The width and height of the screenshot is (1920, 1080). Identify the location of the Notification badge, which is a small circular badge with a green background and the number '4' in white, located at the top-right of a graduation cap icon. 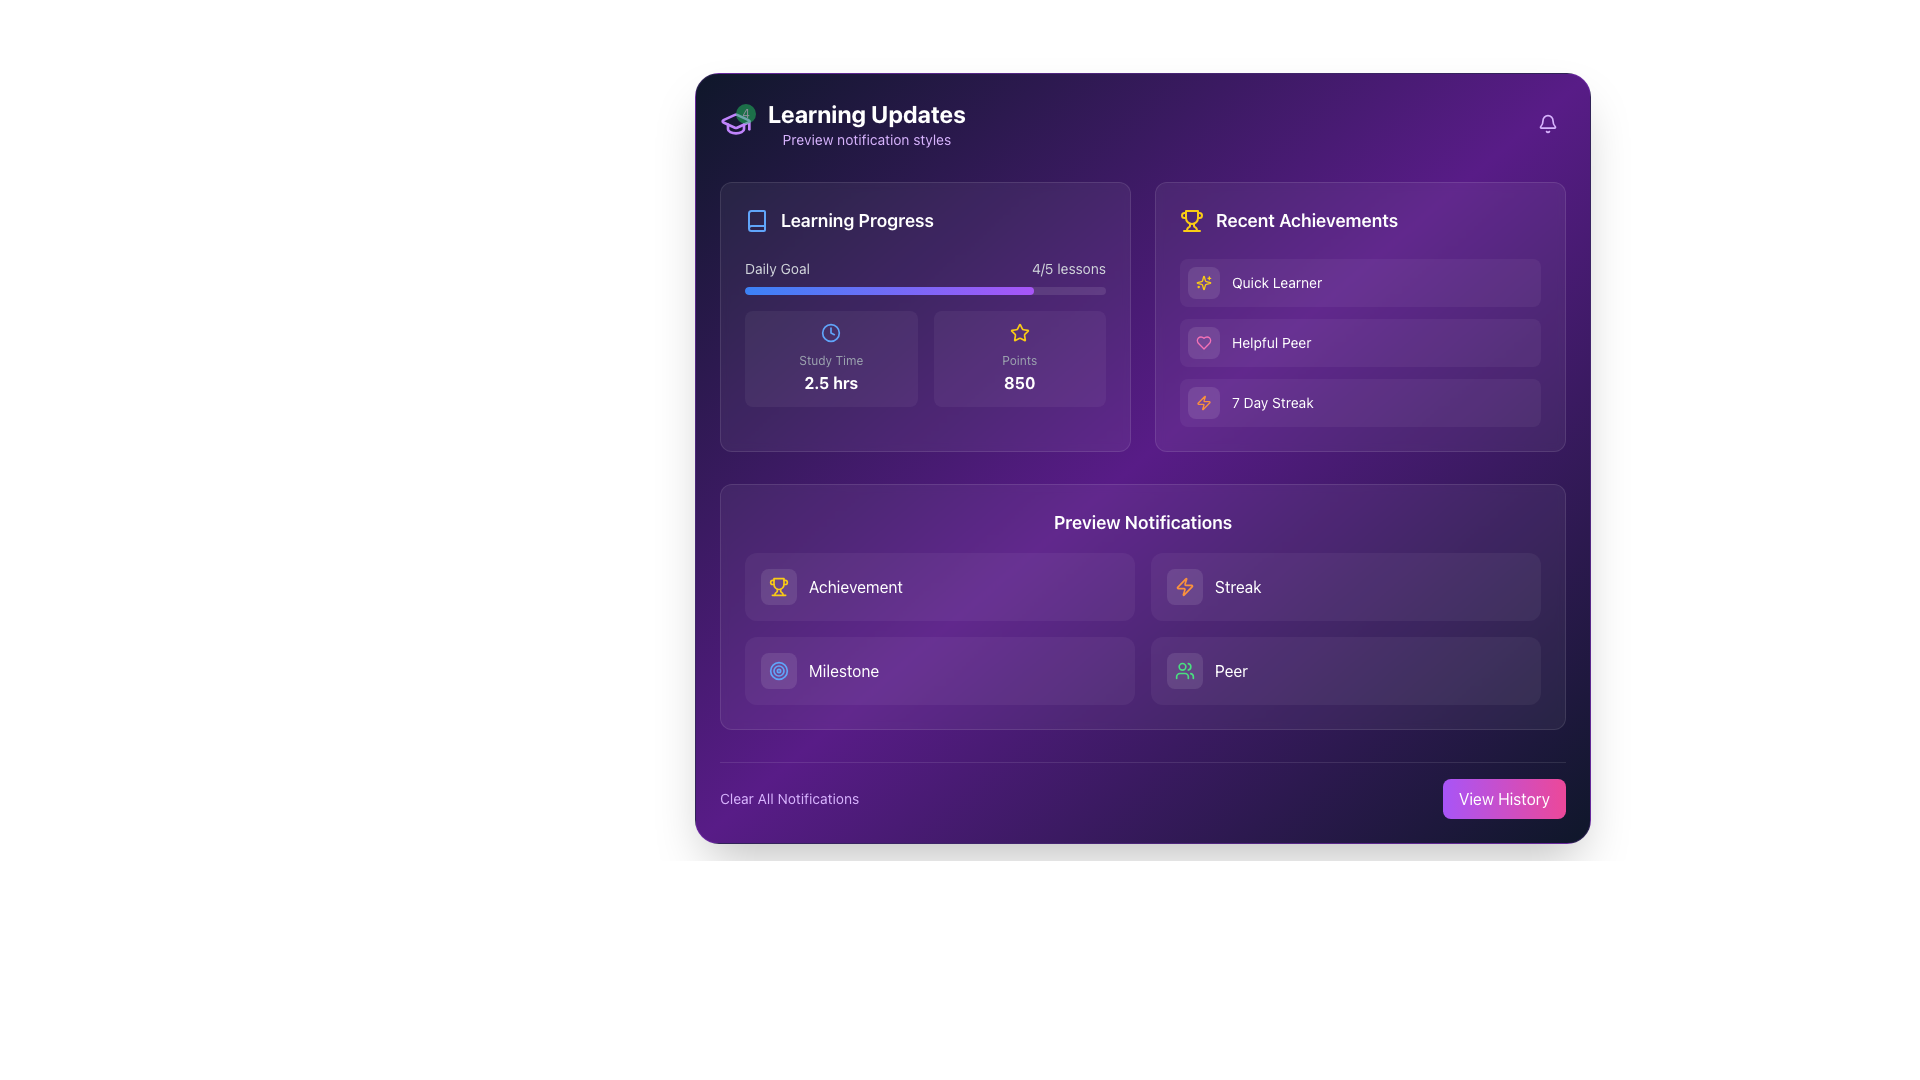
(744, 114).